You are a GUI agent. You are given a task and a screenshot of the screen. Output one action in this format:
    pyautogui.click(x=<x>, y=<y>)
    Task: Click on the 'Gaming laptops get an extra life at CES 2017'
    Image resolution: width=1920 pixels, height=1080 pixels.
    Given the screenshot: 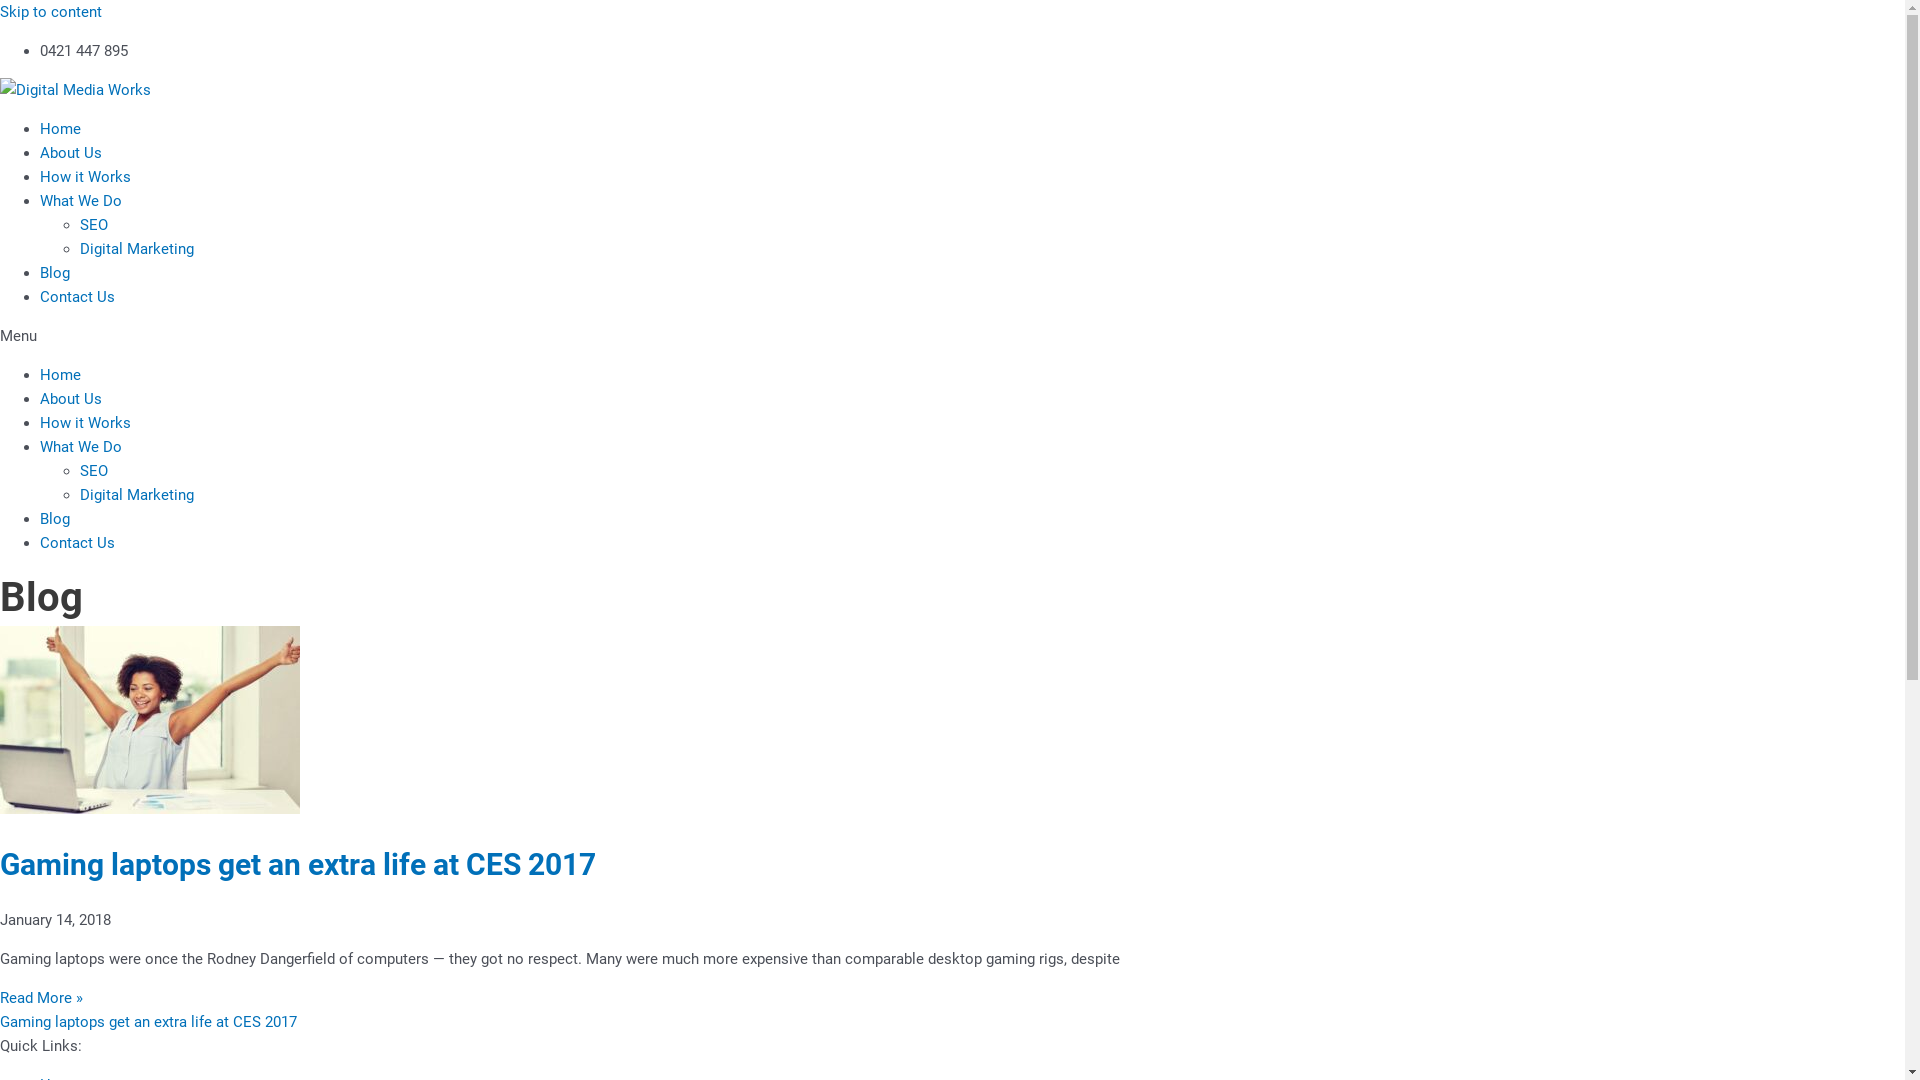 What is the action you would take?
    pyautogui.click(x=147, y=1022)
    